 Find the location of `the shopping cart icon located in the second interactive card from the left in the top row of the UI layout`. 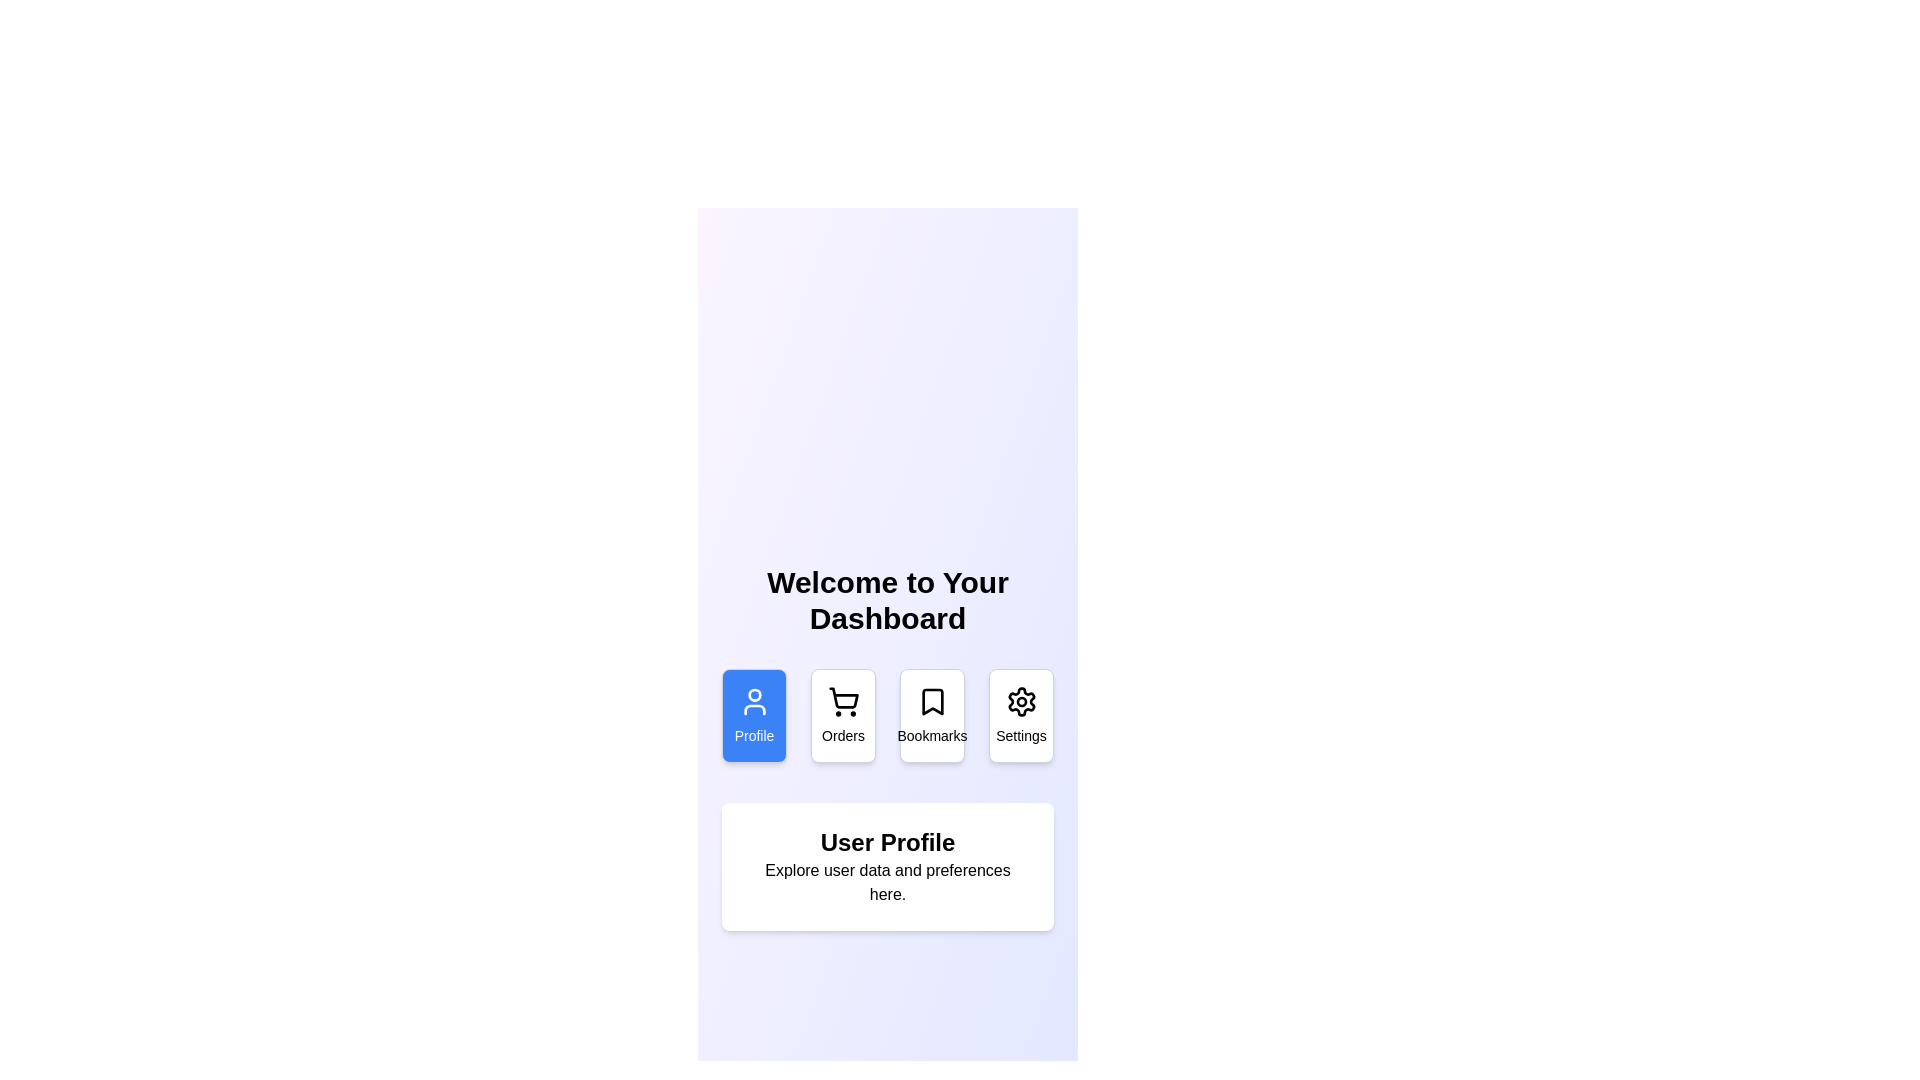

the shopping cart icon located in the second interactive card from the left in the top row of the UI layout is located at coordinates (843, 701).